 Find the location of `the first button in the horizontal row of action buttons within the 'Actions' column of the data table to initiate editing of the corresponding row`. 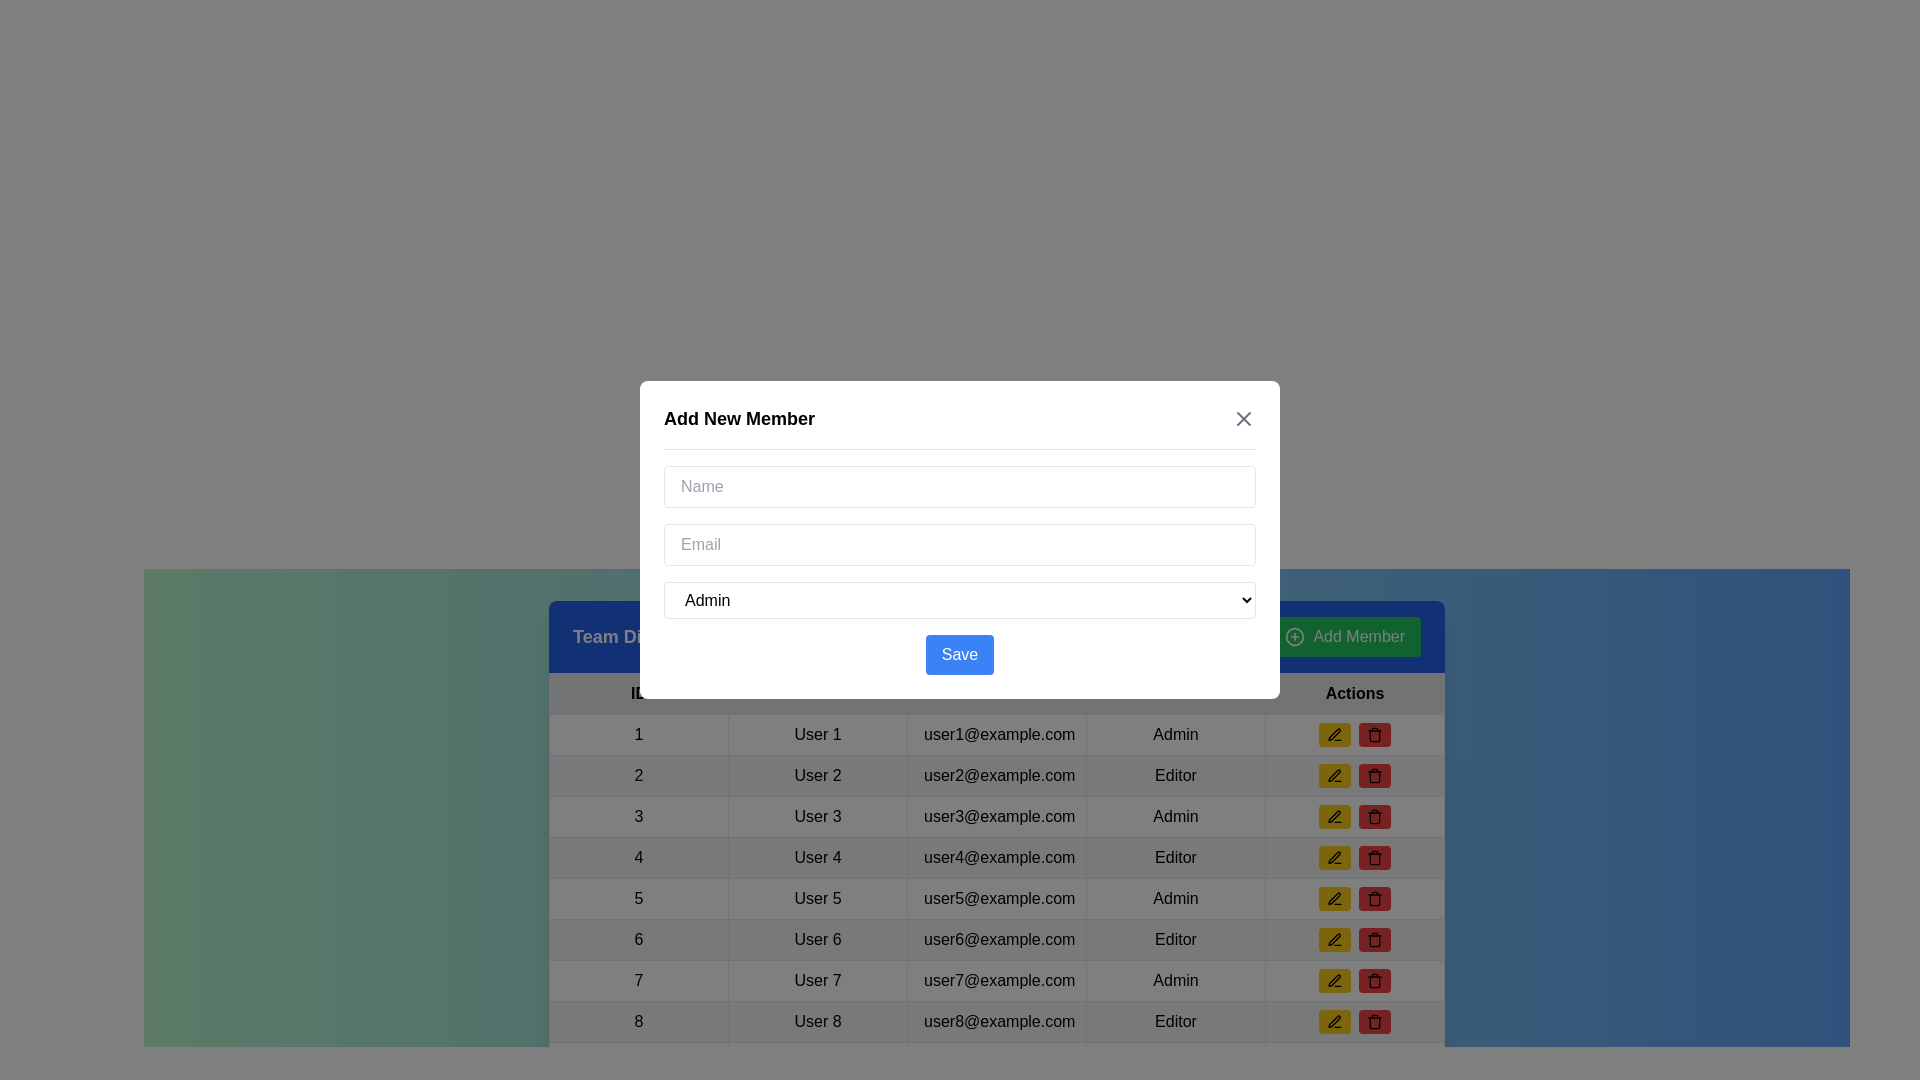

the first button in the horizontal row of action buttons within the 'Actions' column of the data table to initiate editing of the corresponding row is located at coordinates (1334, 774).